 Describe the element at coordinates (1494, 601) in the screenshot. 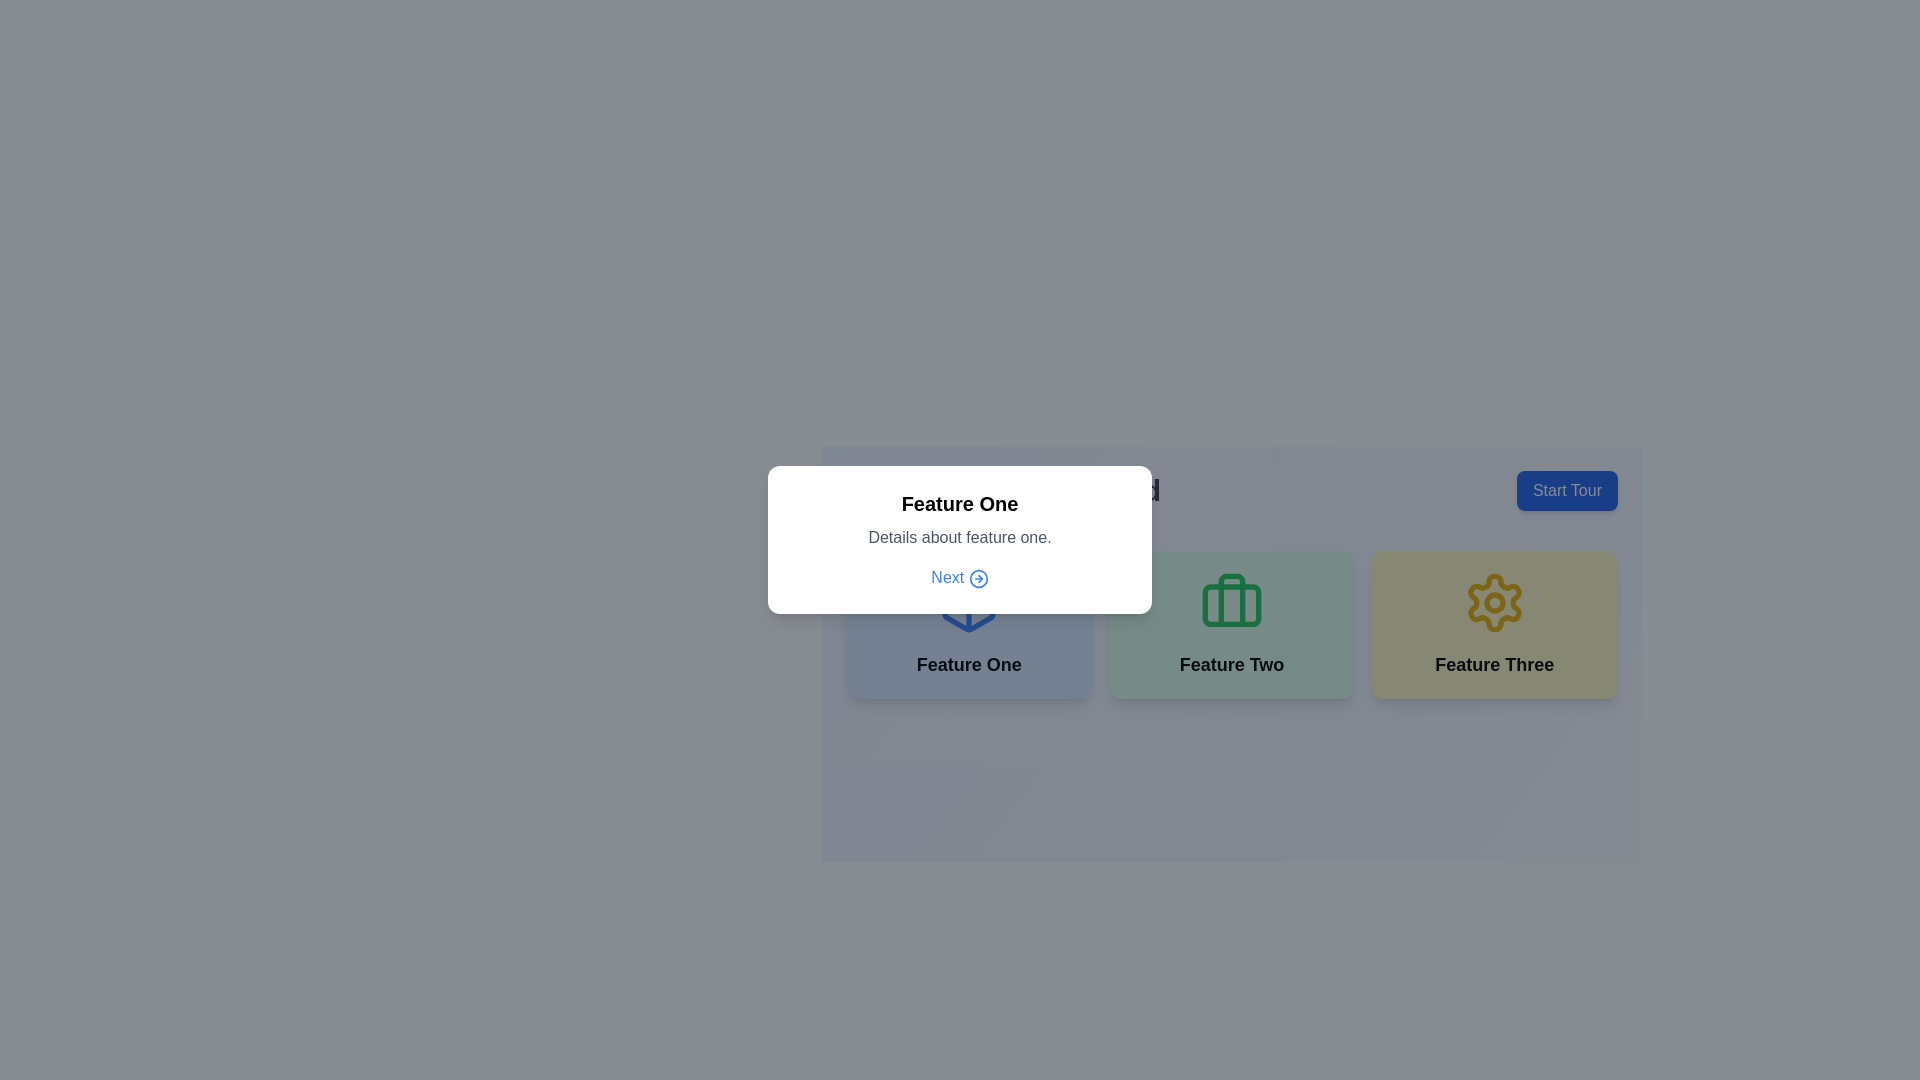

I see `the gear-shaped icon in the 'Feature Three' section, which is styled in yellow and located above the text 'Feature Three'` at that location.